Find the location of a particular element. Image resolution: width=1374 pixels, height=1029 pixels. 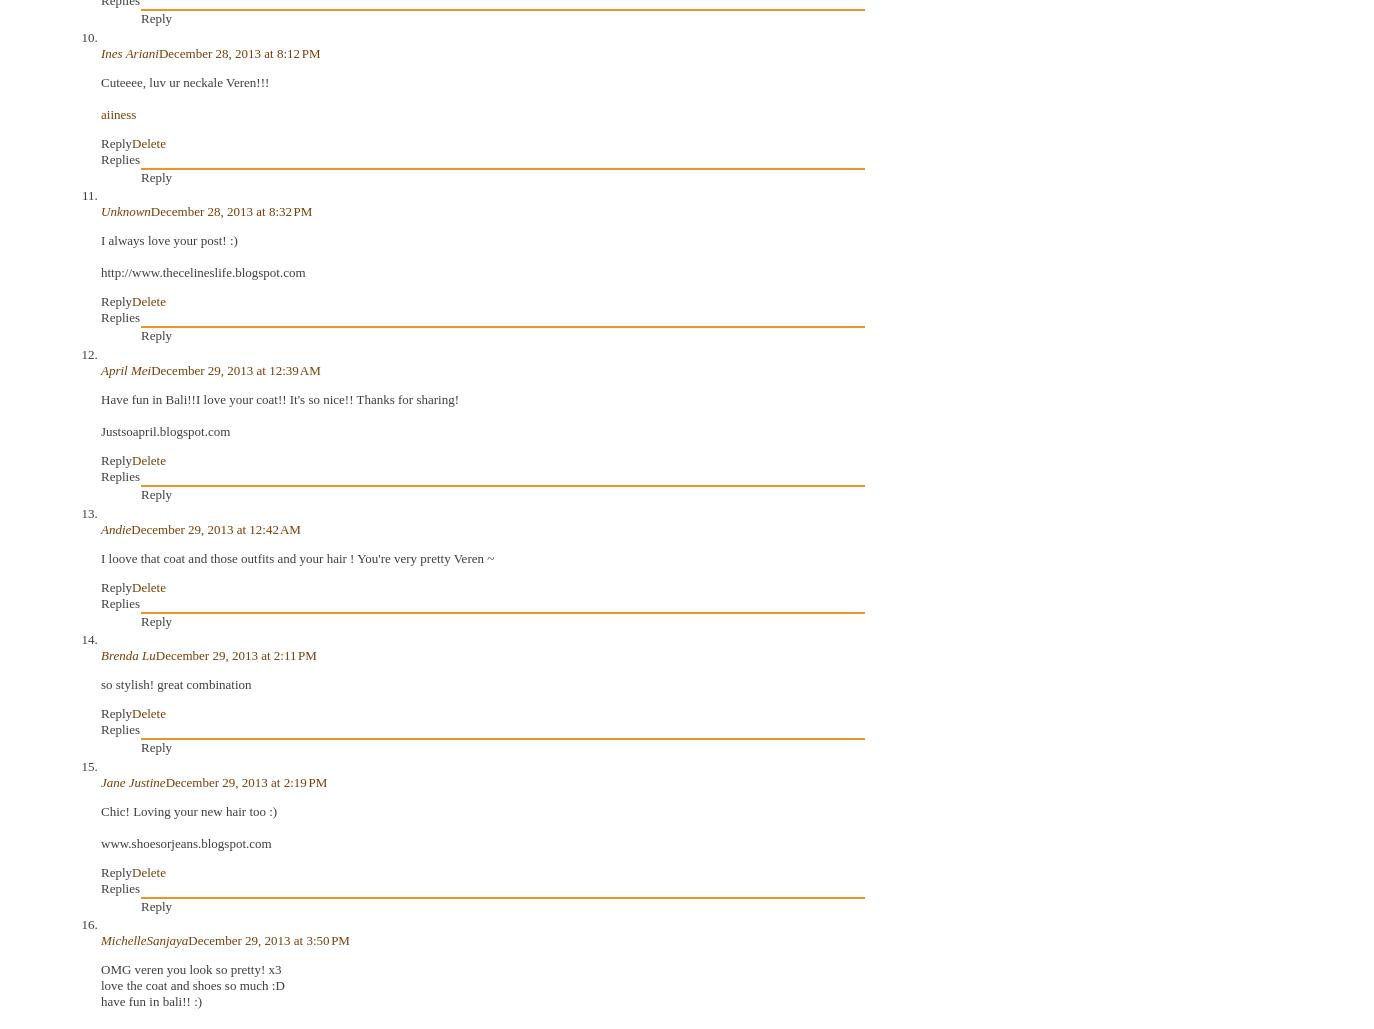

'I loove that coat and those outfits and your hair ! You're very pretty Veren ~' is located at coordinates (296, 556).